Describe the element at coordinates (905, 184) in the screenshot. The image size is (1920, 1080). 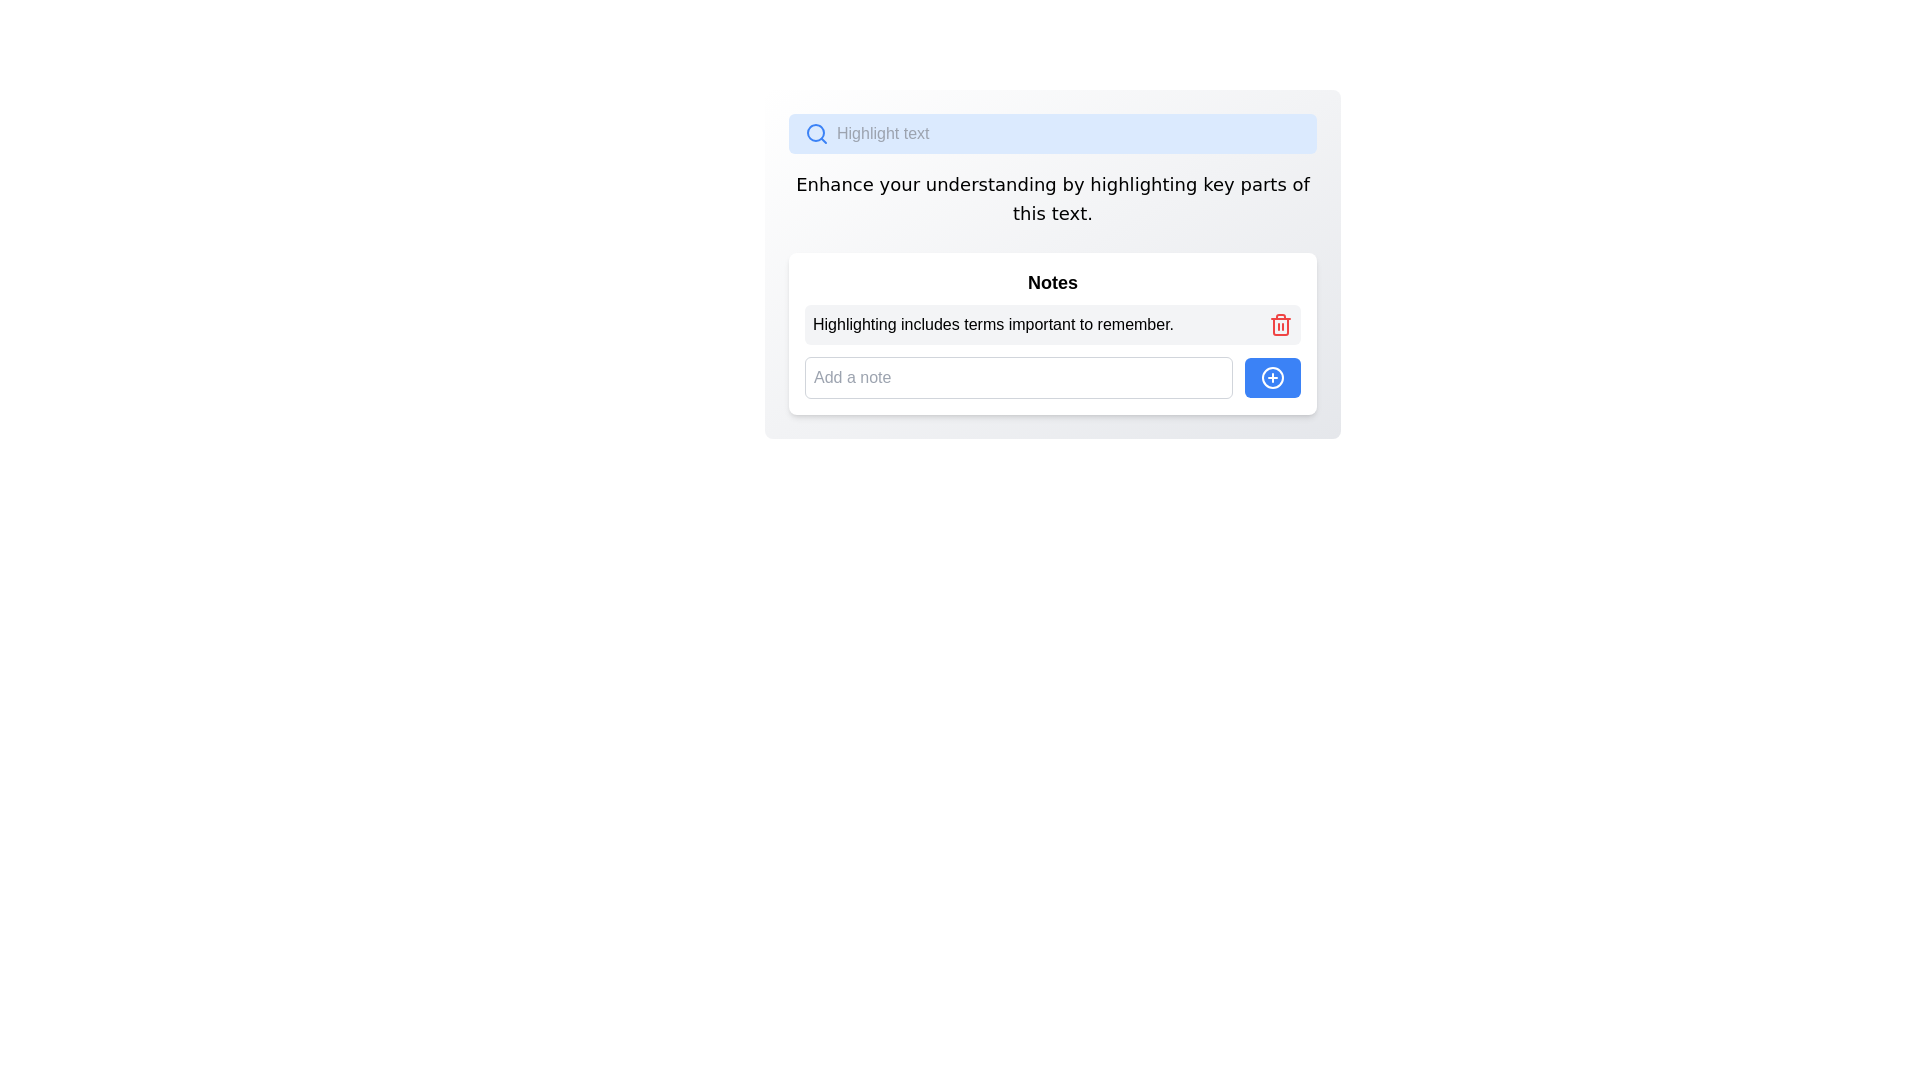
I see `the character 'u' in the phrase 'Enhance your understanding by highlighting key parts of this text.'` at that location.